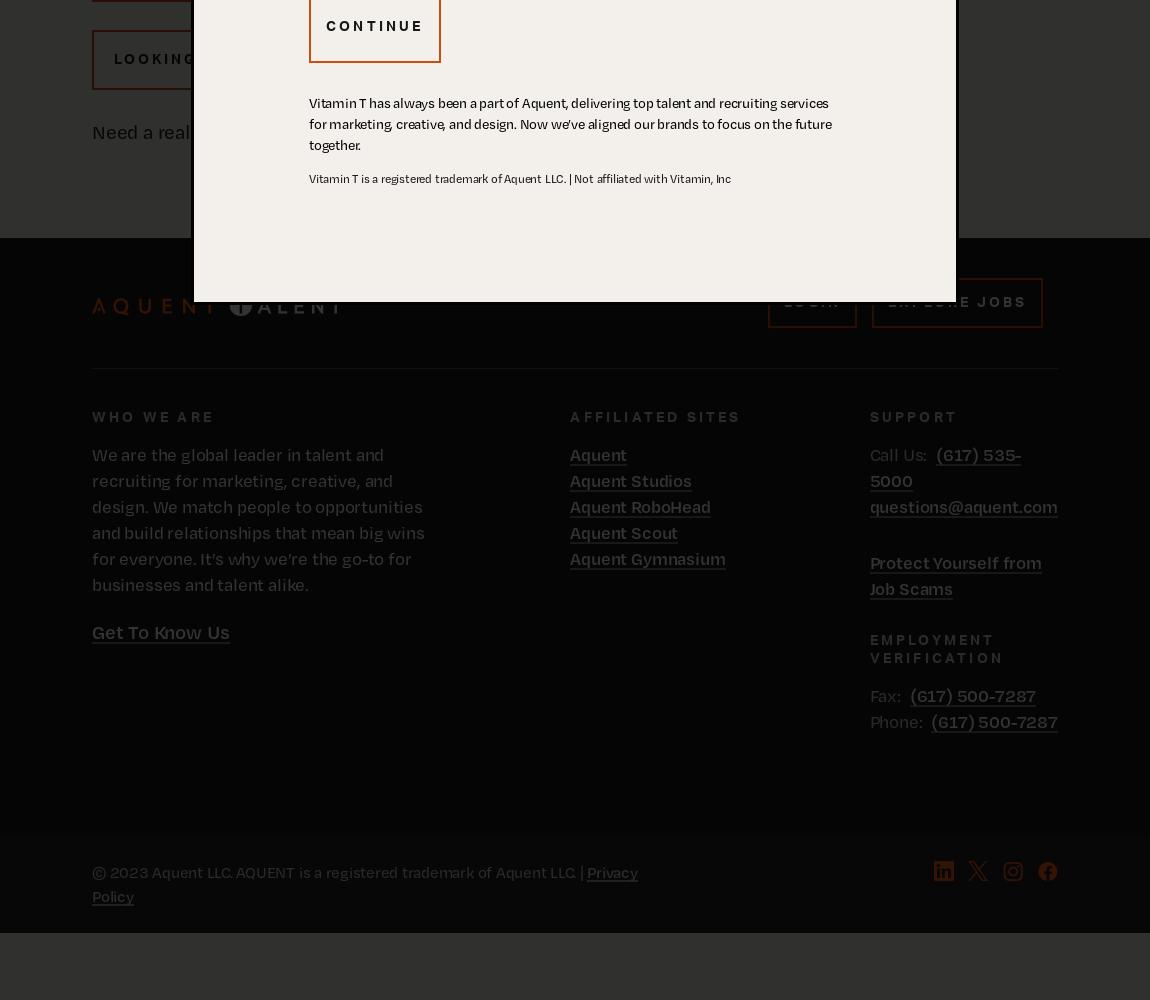 This screenshot has width=1150, height=1000. I want to click on 'Protect Yourself from Job Scams', so click(954, 574).